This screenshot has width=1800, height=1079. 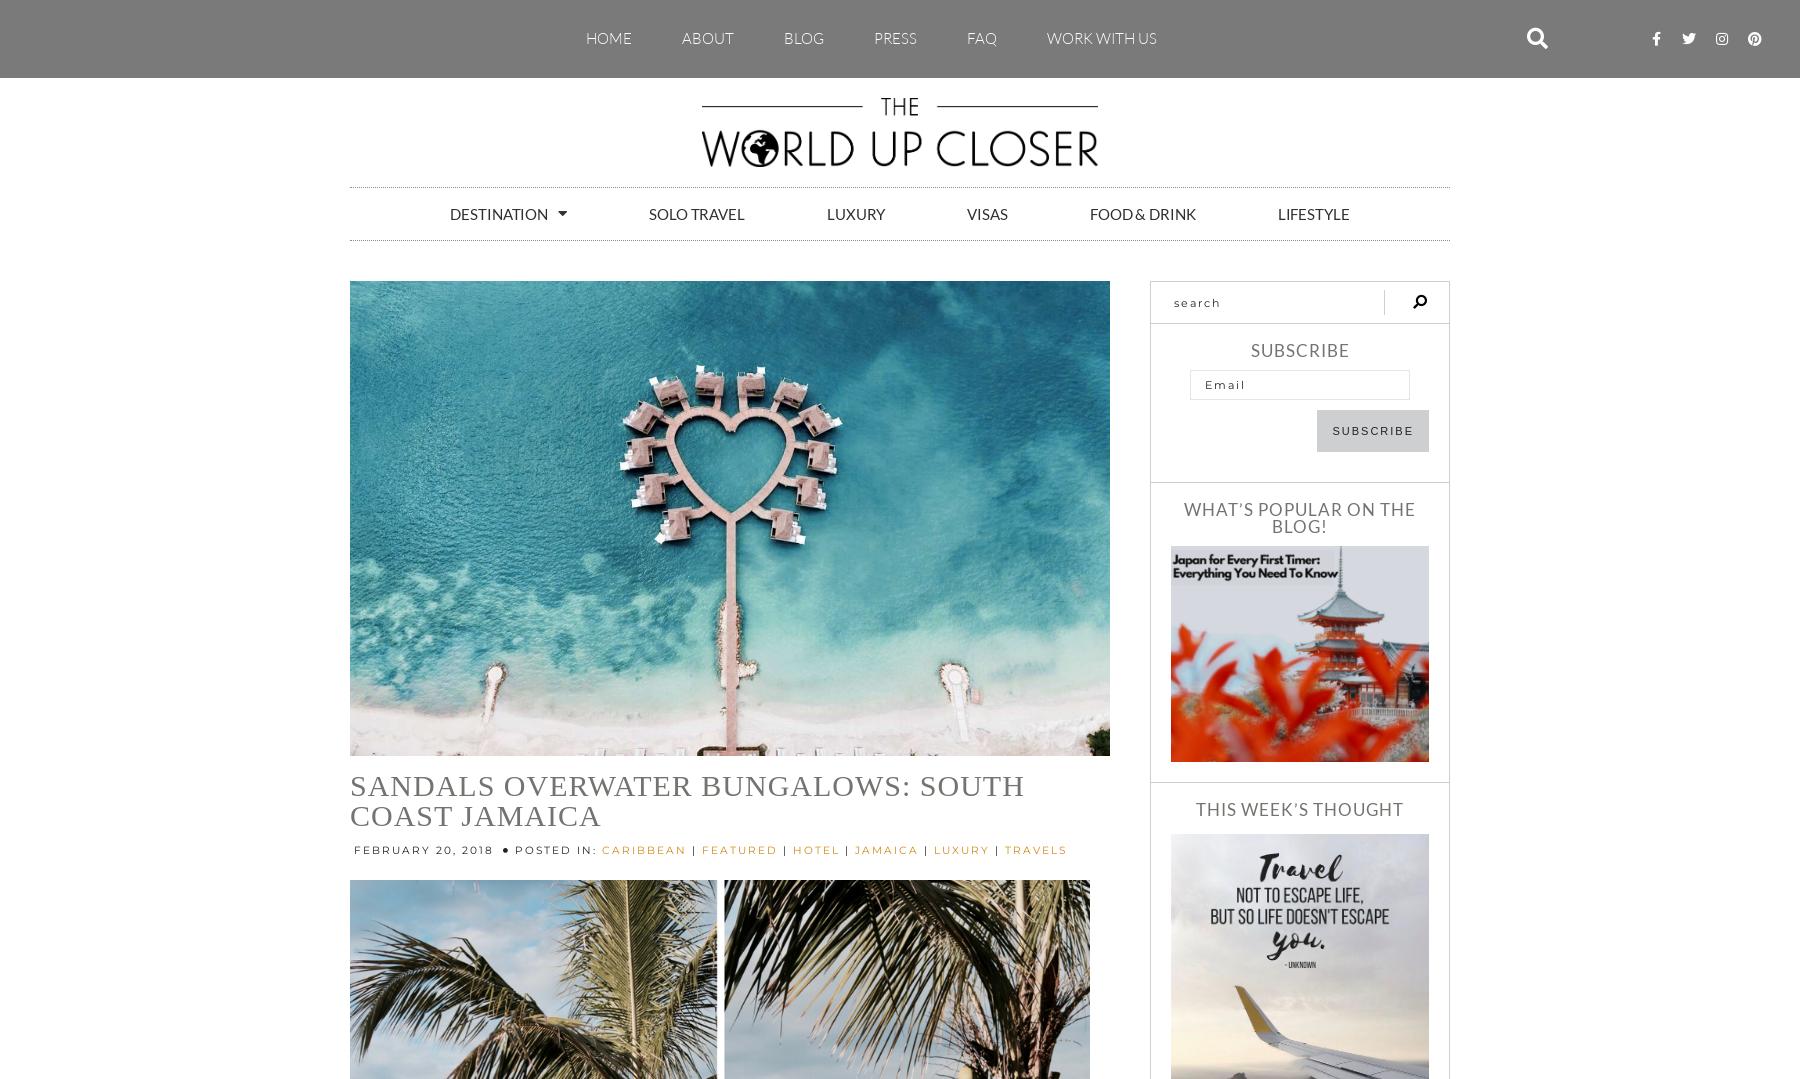 I want to click on 'Blog', so click(x=804, y=37).